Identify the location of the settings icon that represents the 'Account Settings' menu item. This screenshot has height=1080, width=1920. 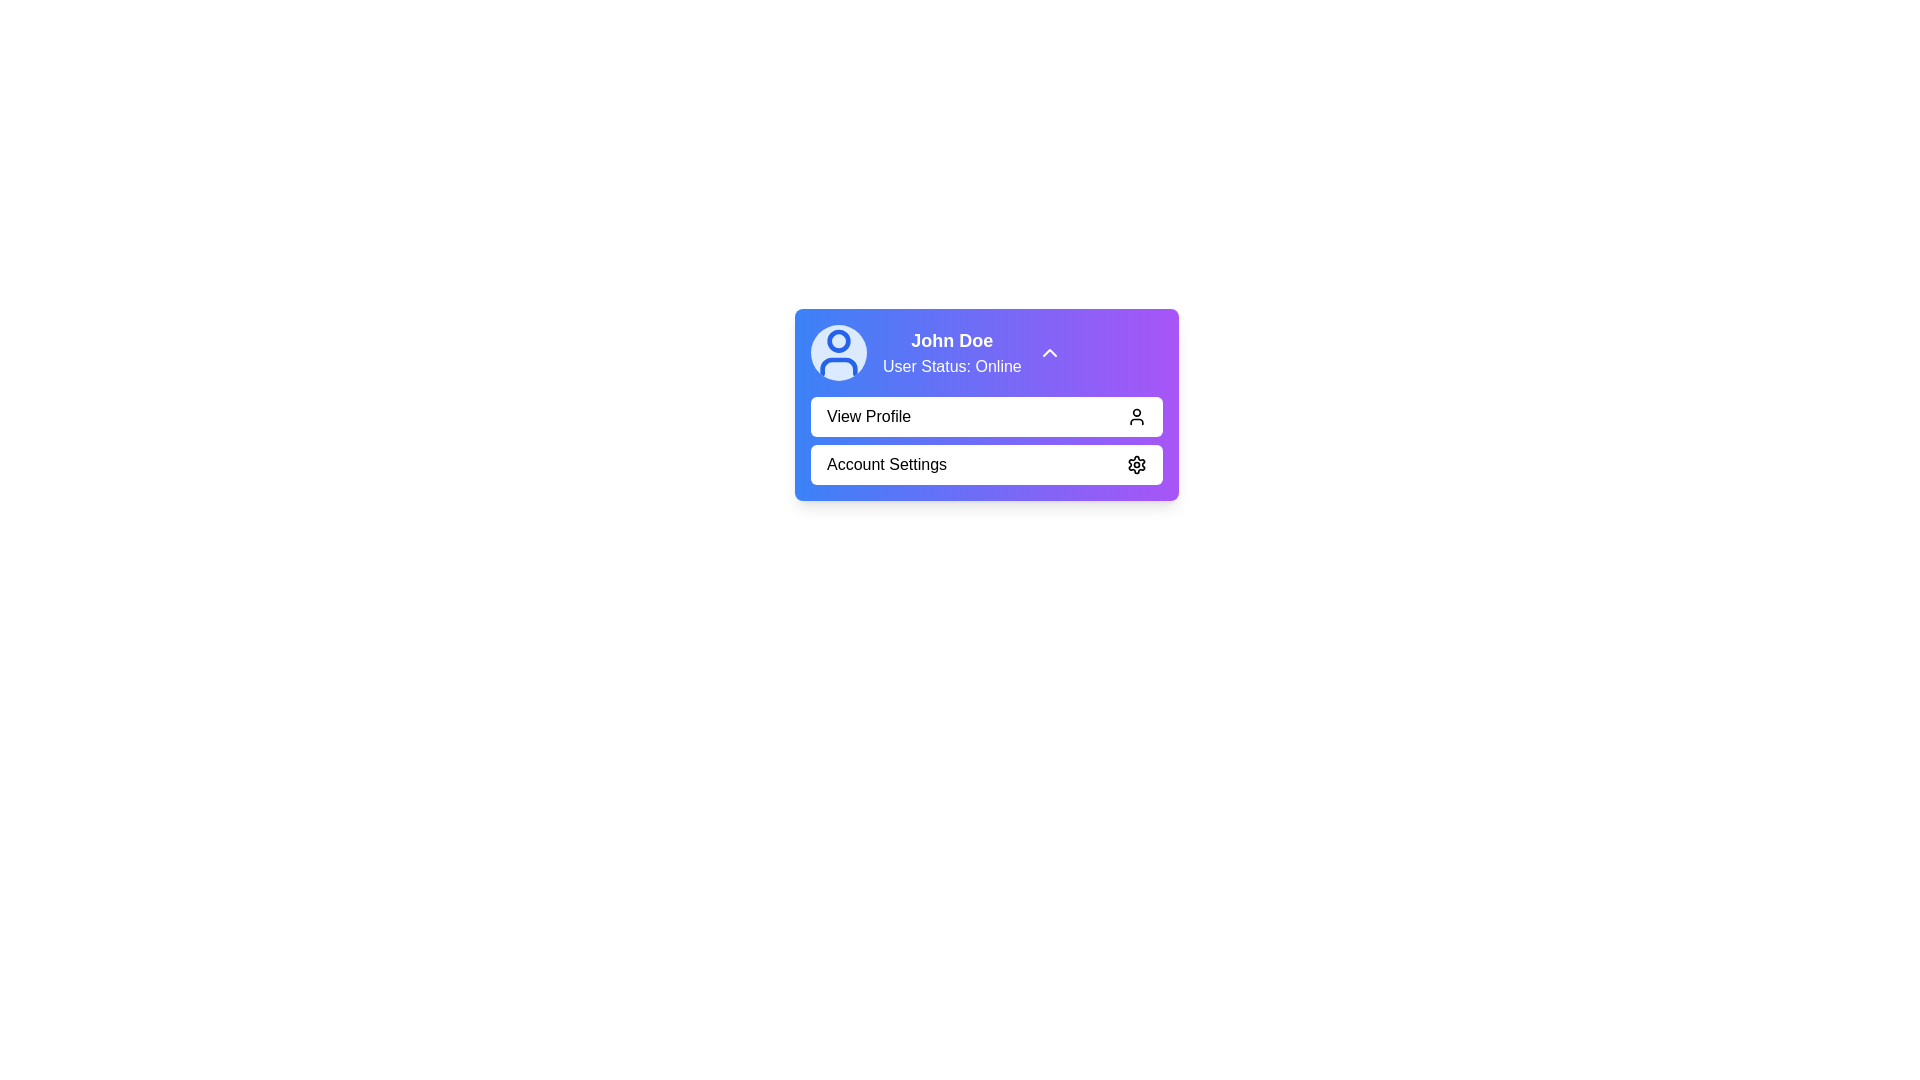
(1137, 465).